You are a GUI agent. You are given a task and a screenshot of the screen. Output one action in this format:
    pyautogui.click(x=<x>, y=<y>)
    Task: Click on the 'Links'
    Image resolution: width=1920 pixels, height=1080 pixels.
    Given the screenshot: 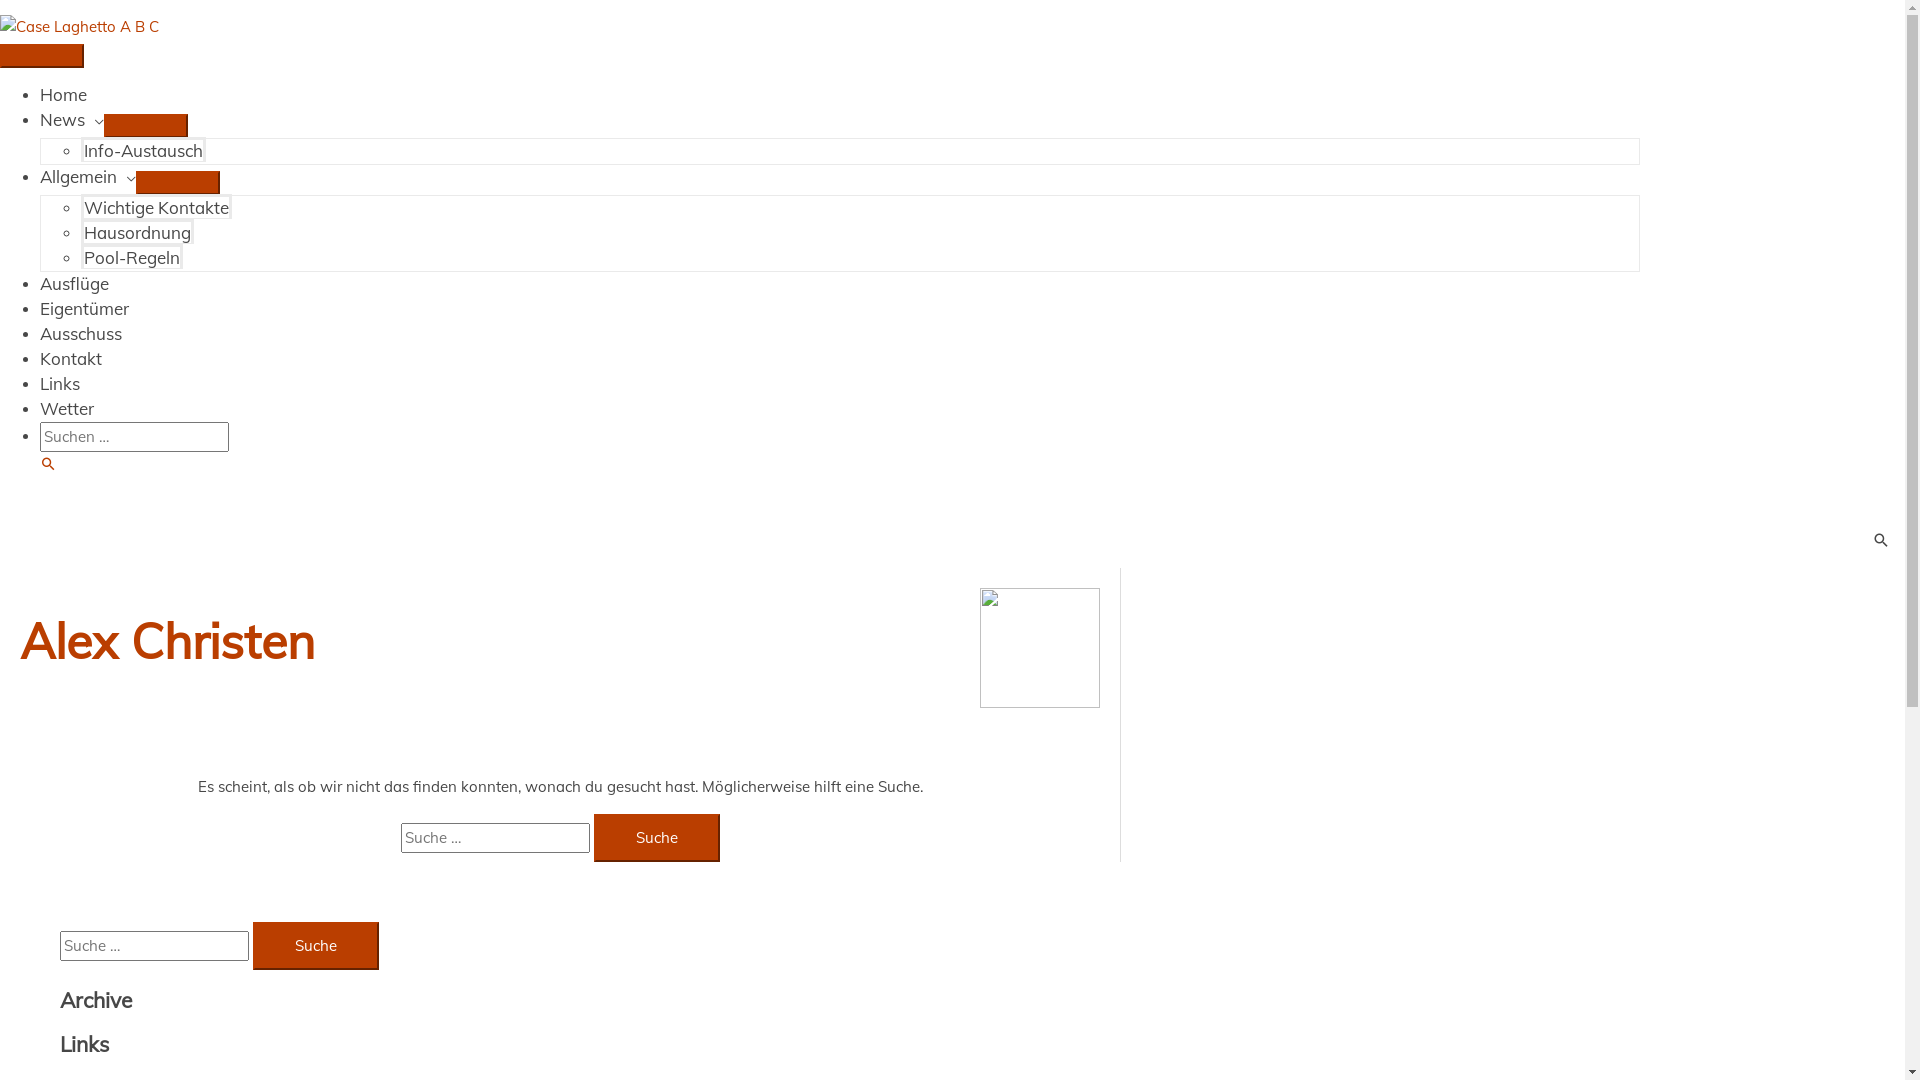 What is the action you would take?
    pyautogui.click(x=59, y=383)
    